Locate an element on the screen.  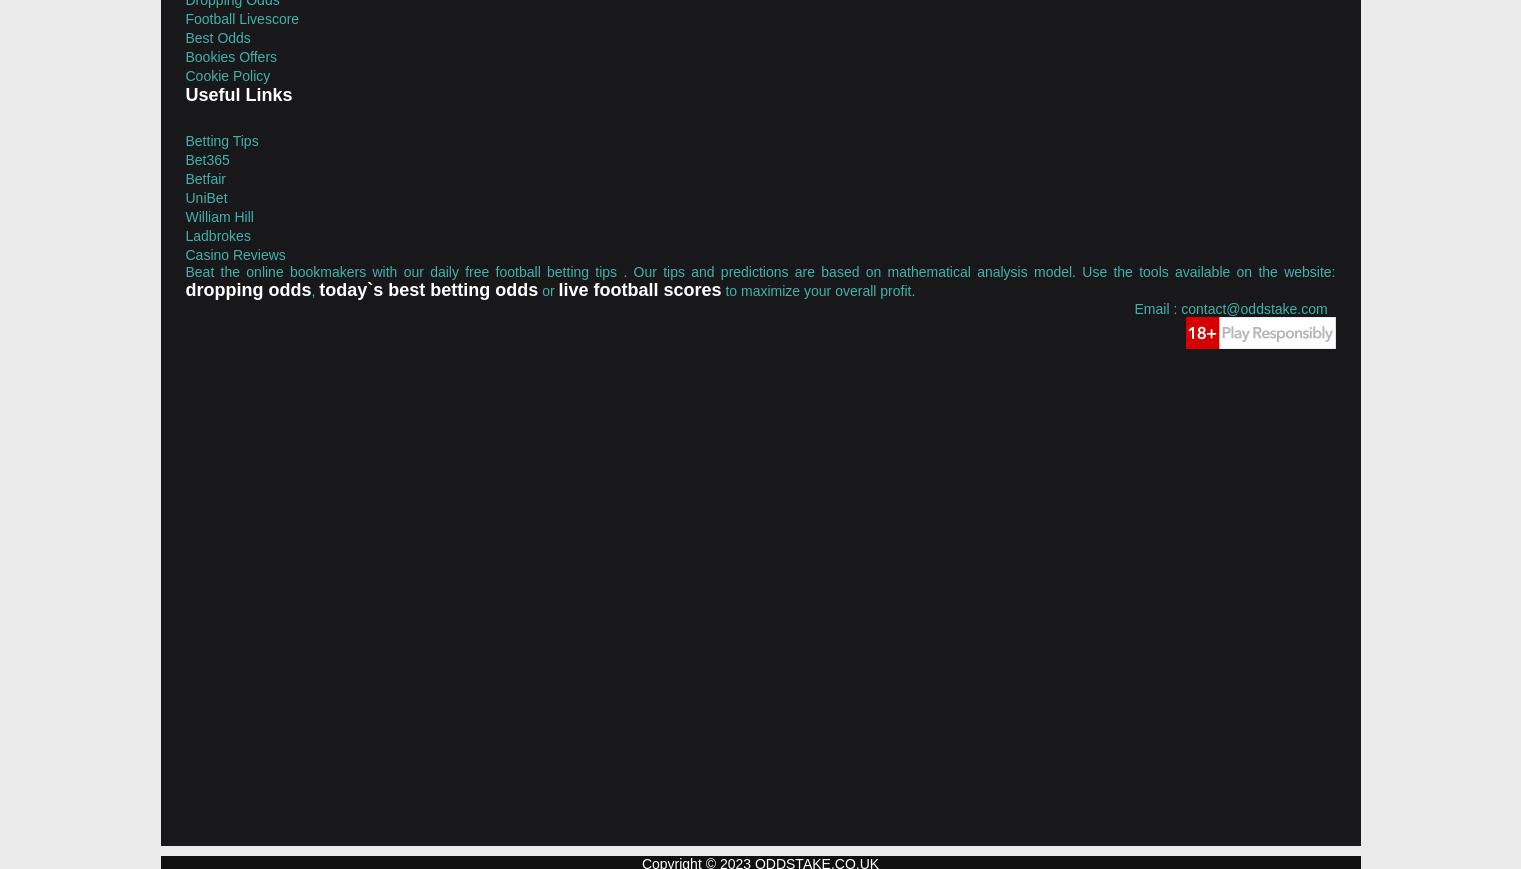
'Best Odds' is located at coordinates (183, 36).